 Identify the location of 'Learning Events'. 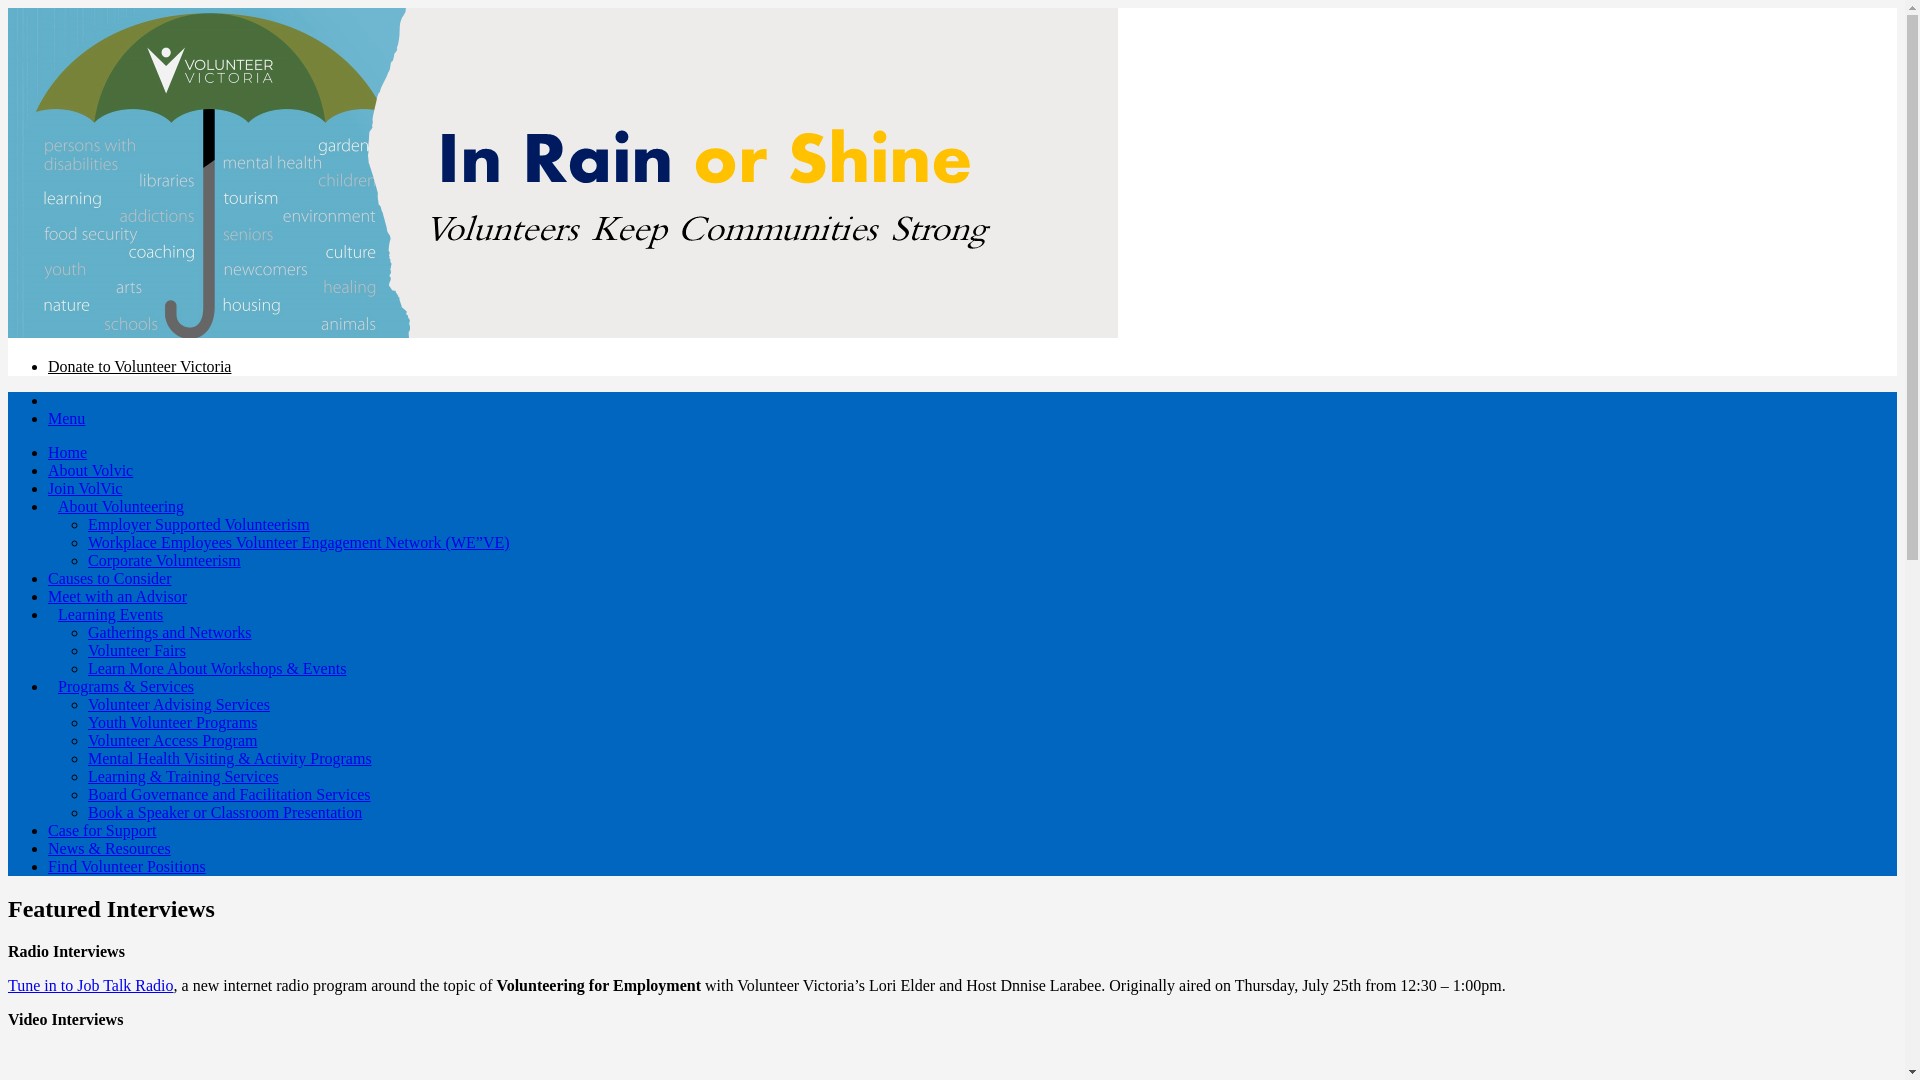
(109, 613).